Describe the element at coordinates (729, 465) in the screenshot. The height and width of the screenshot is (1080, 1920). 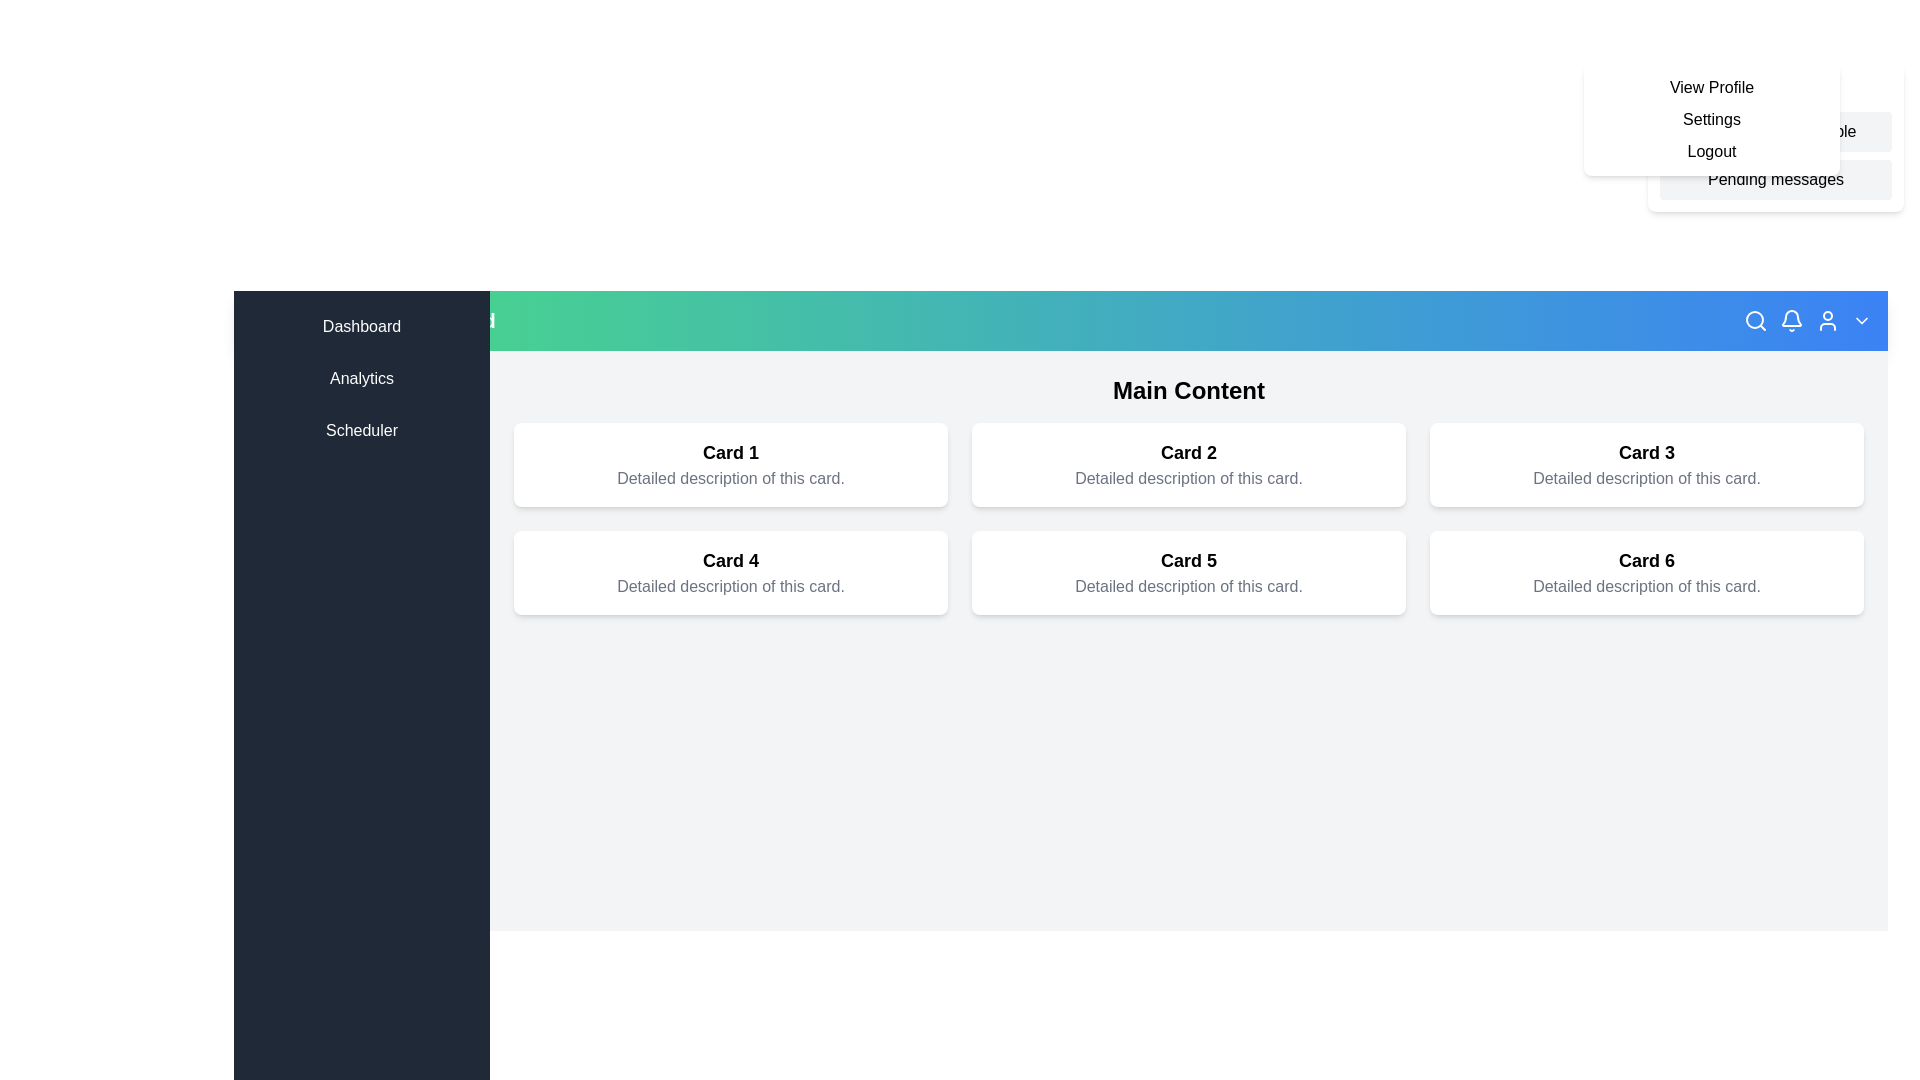
I see `the Card component with bold text 'Card 1' located in the top-left position of the grid` at that location.